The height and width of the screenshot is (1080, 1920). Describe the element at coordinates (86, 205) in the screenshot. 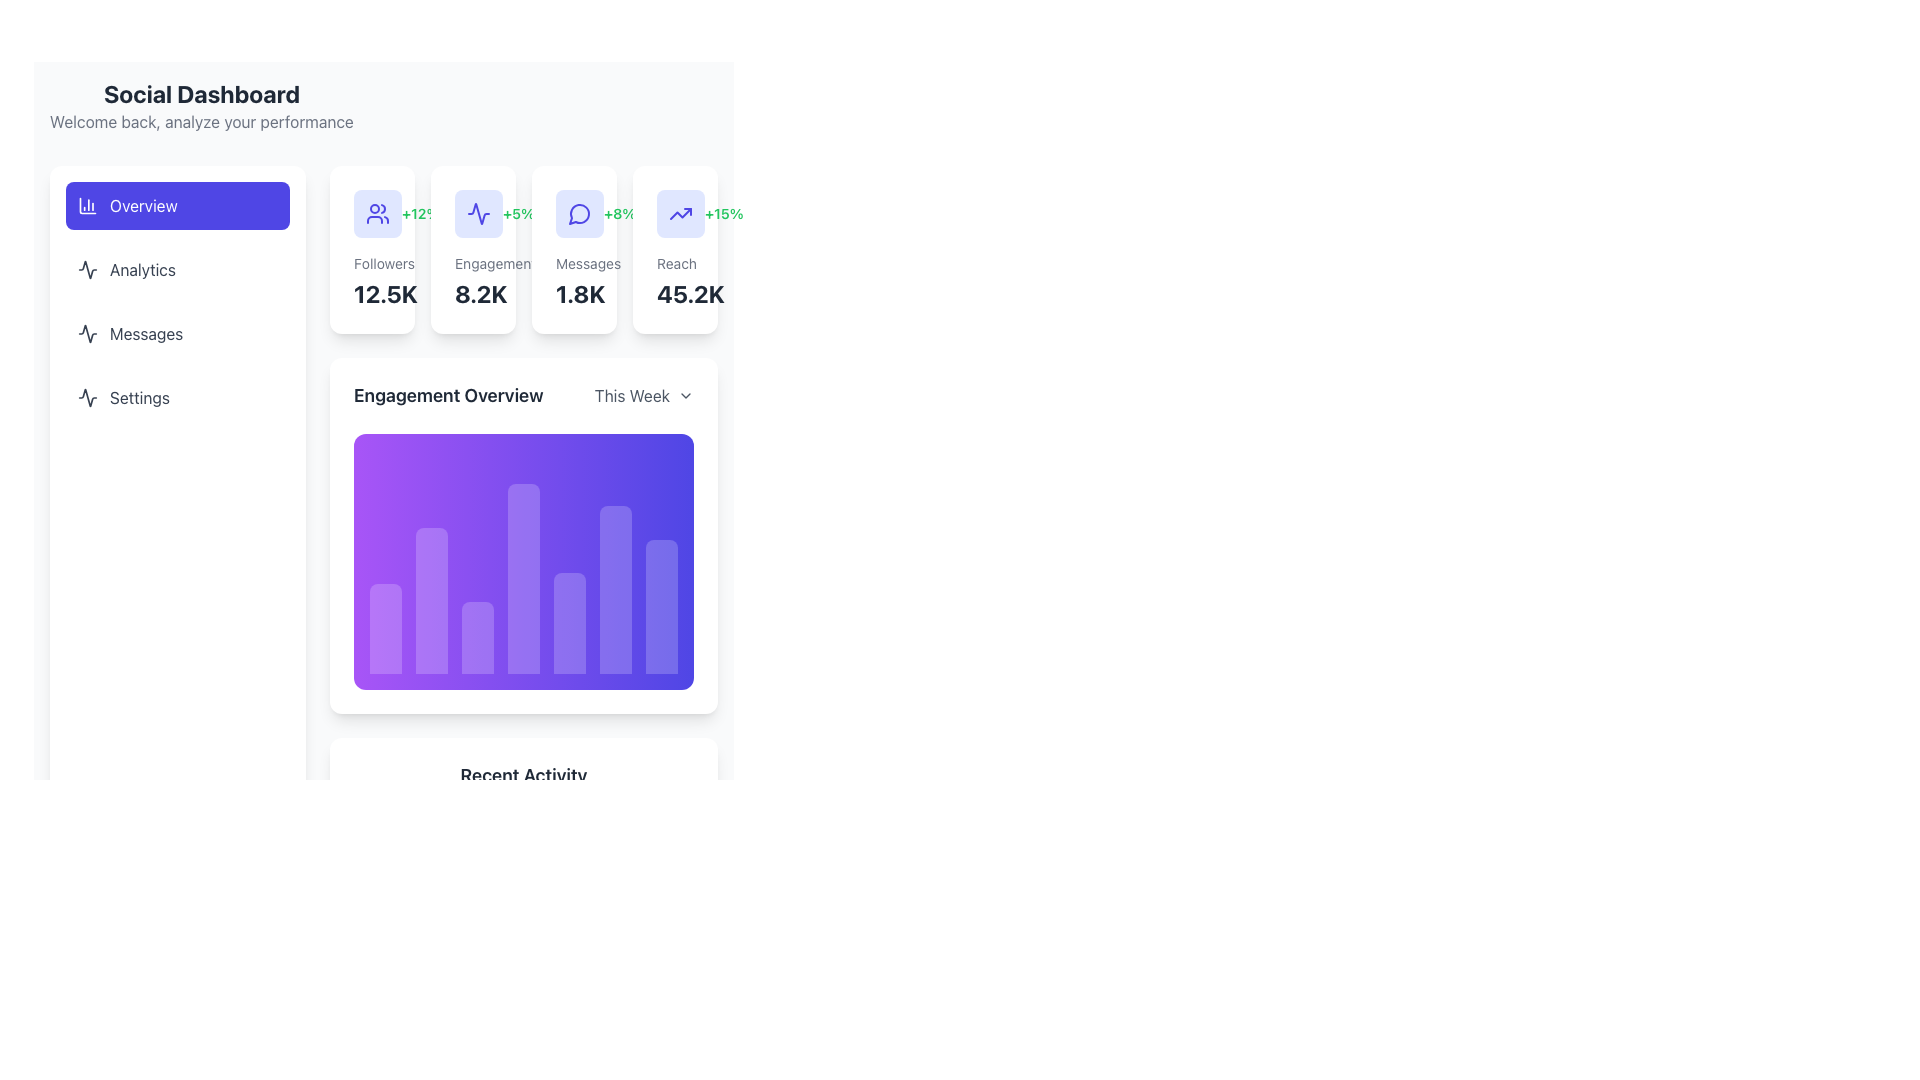

I see `the 'Overview' icon in the sidebar, which visually represents the entry for the Overview section and is located to the left of the 'Overview' text` at that location.